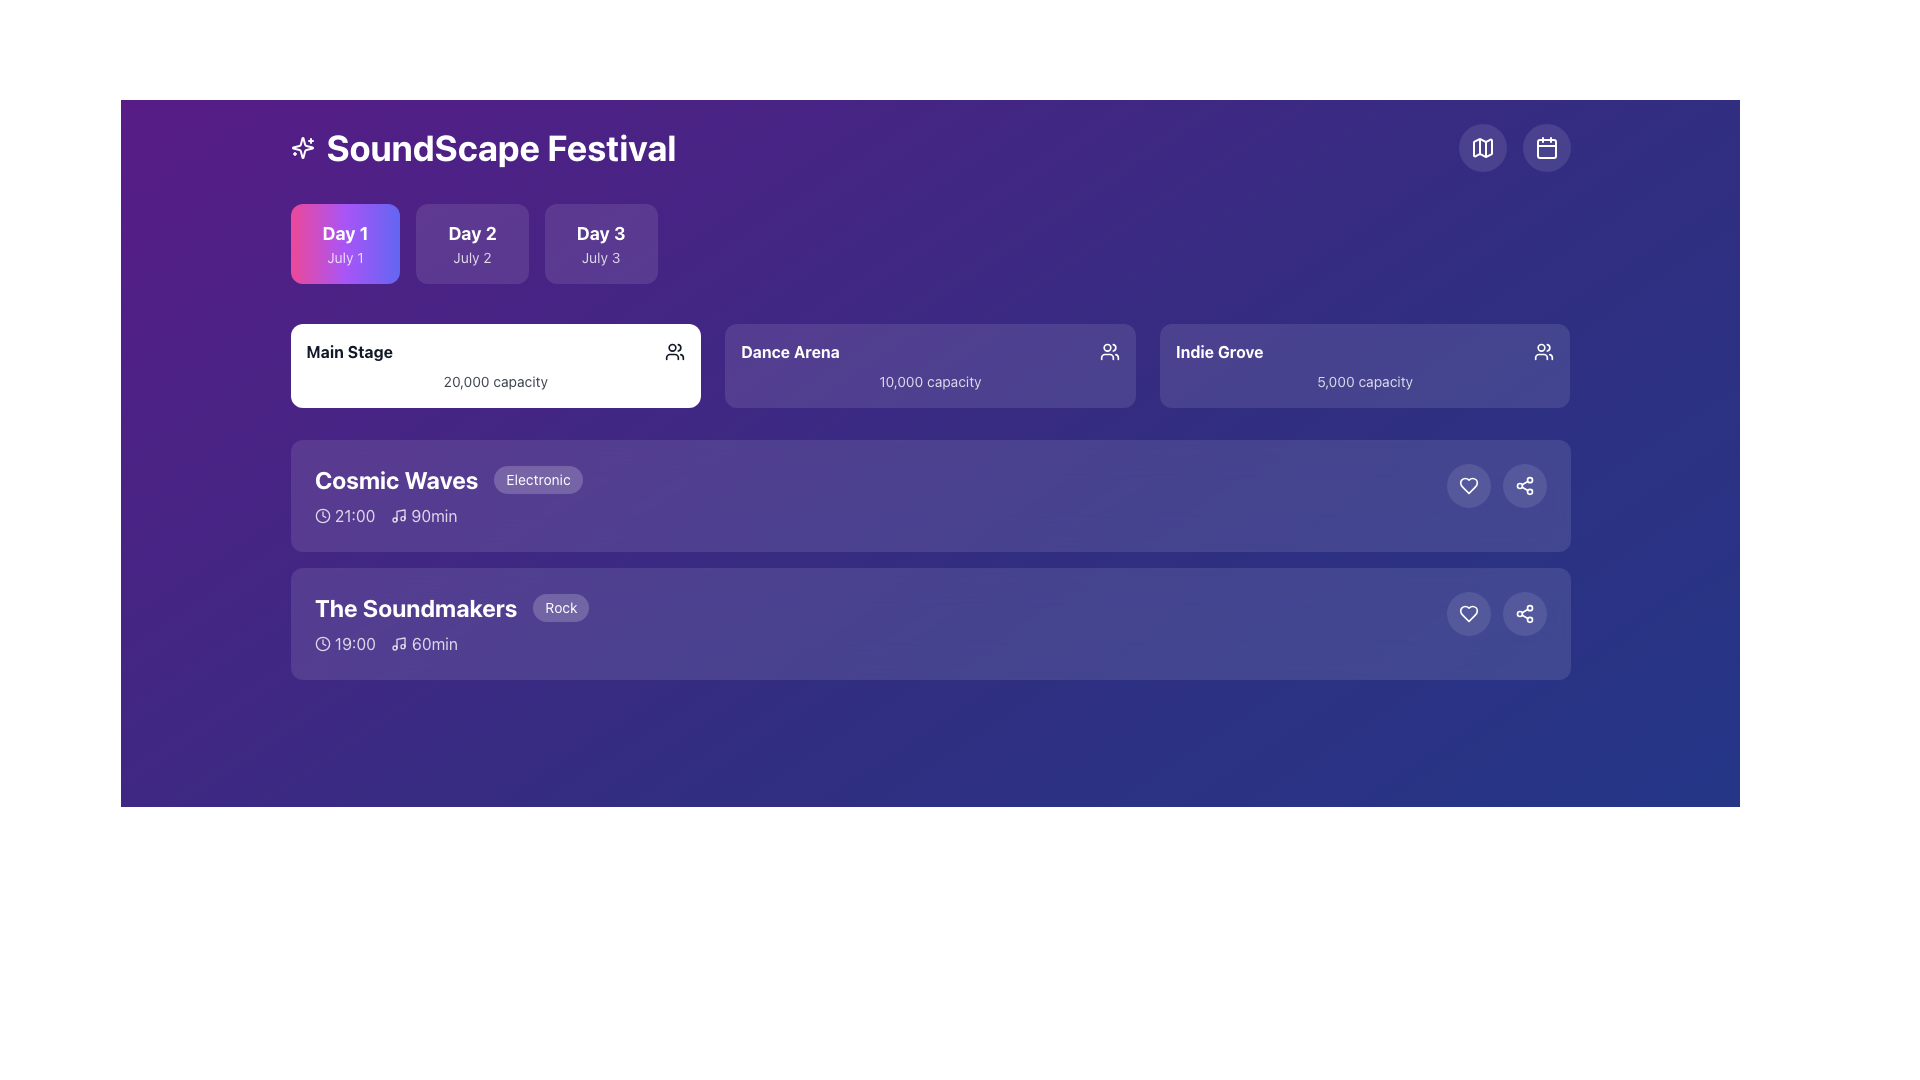 This screenshot has width=1920, height=1080. I want to click on bold text label displaying 'Day 1', which is centrally aligned in the upper-left section of the interface against a gradient background, so click(345, 233).